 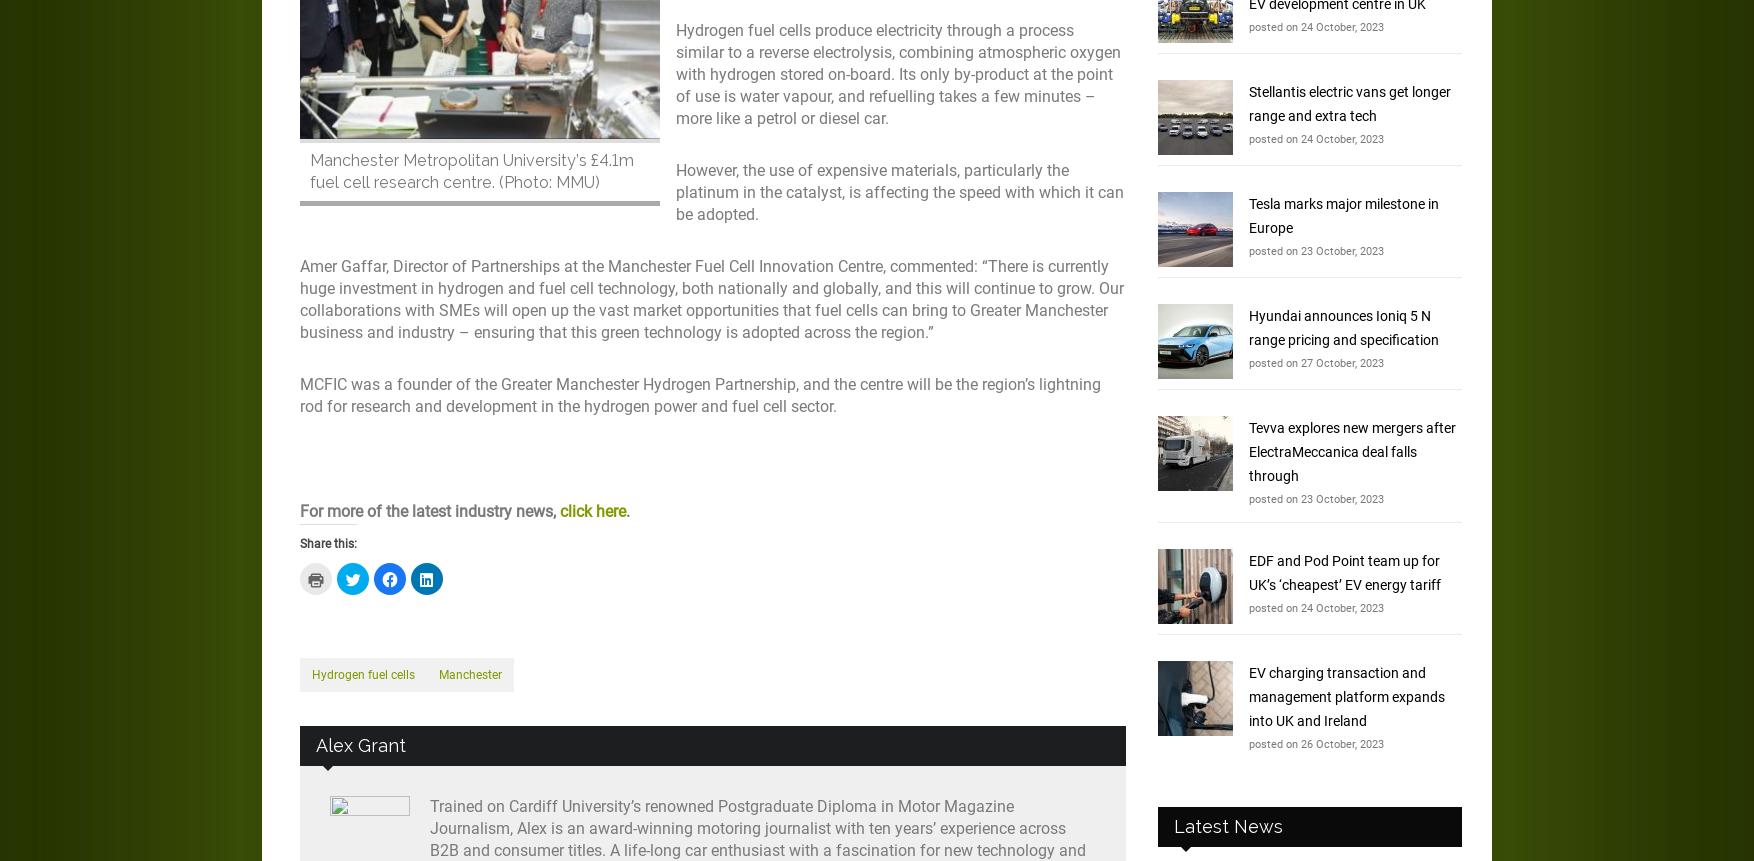 I want to click on 'posted on 26 October, 2023', so click(x=1315, y=743).